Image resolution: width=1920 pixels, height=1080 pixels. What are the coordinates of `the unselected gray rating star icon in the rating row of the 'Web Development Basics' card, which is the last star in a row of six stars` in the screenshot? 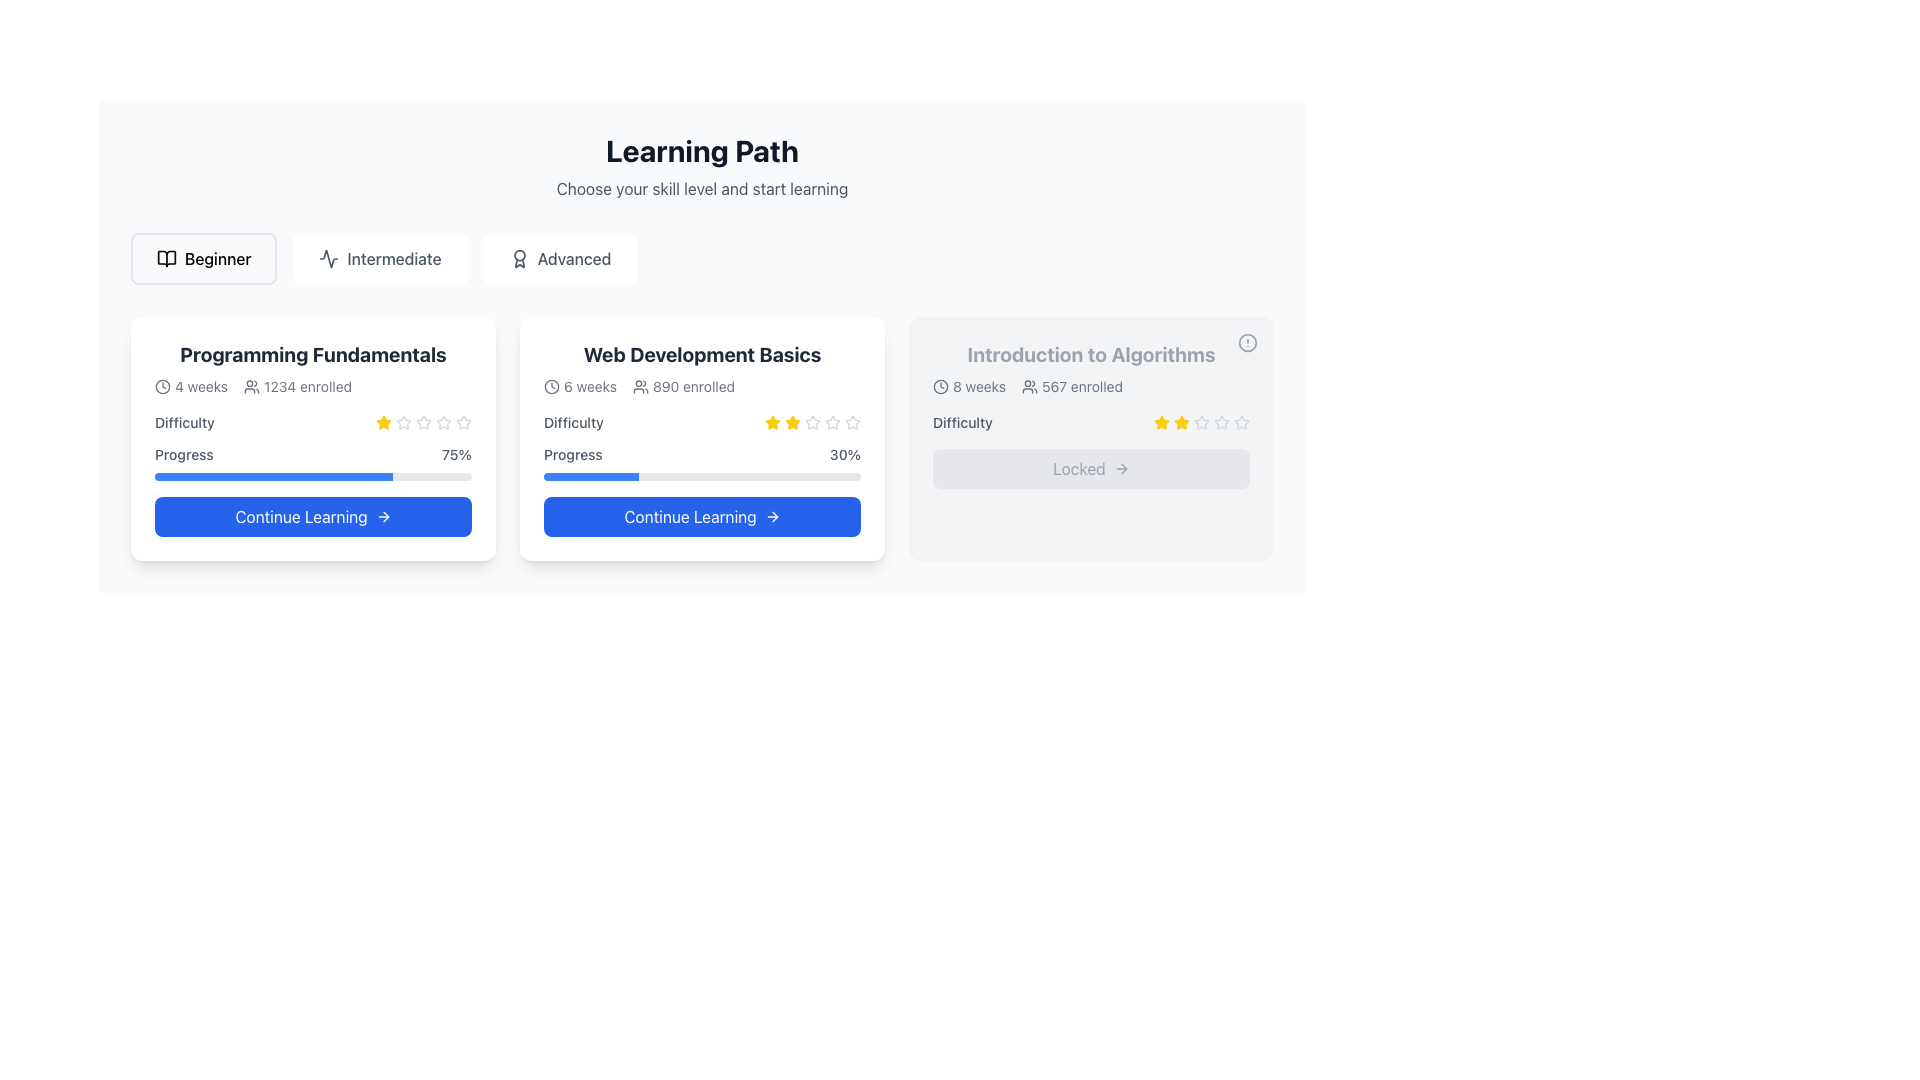 It's located at (833, 422).